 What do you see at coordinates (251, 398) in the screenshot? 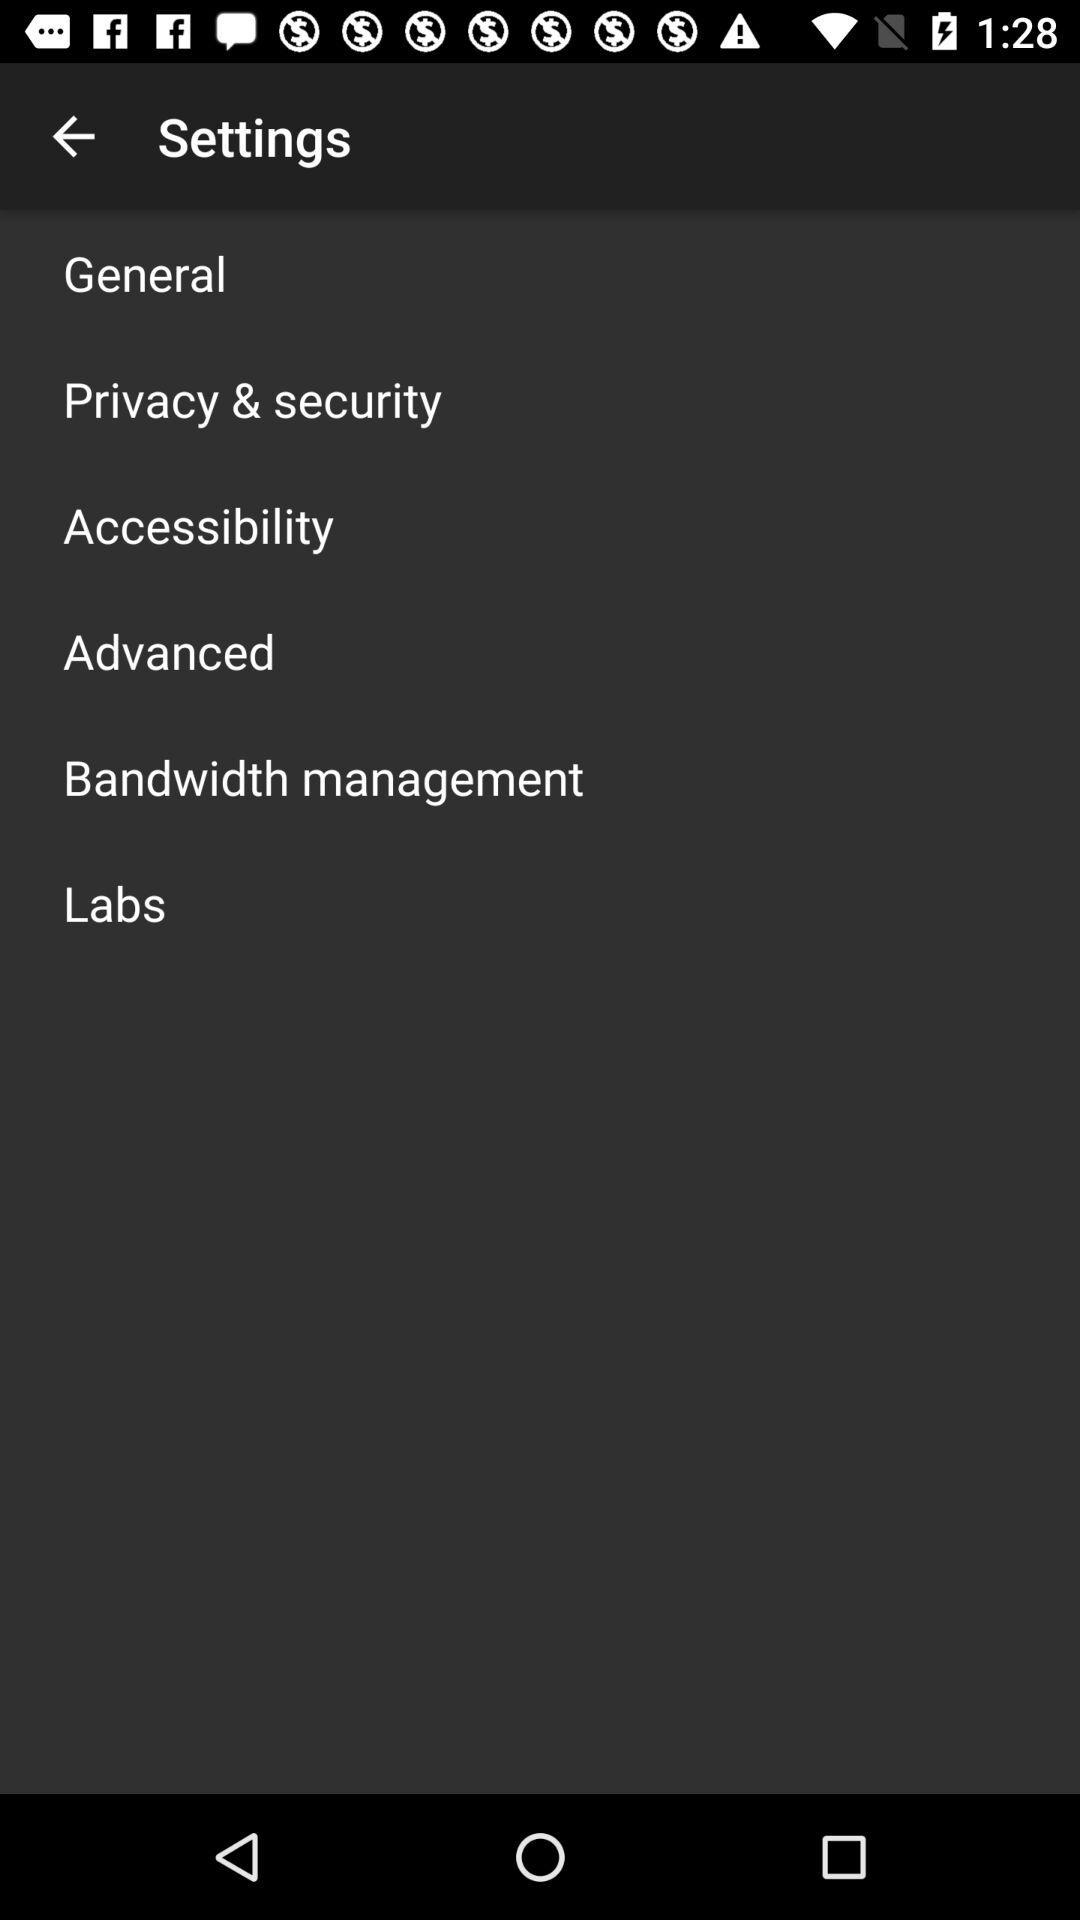
I see `the privacy & security` at bounding box center [251, 398].